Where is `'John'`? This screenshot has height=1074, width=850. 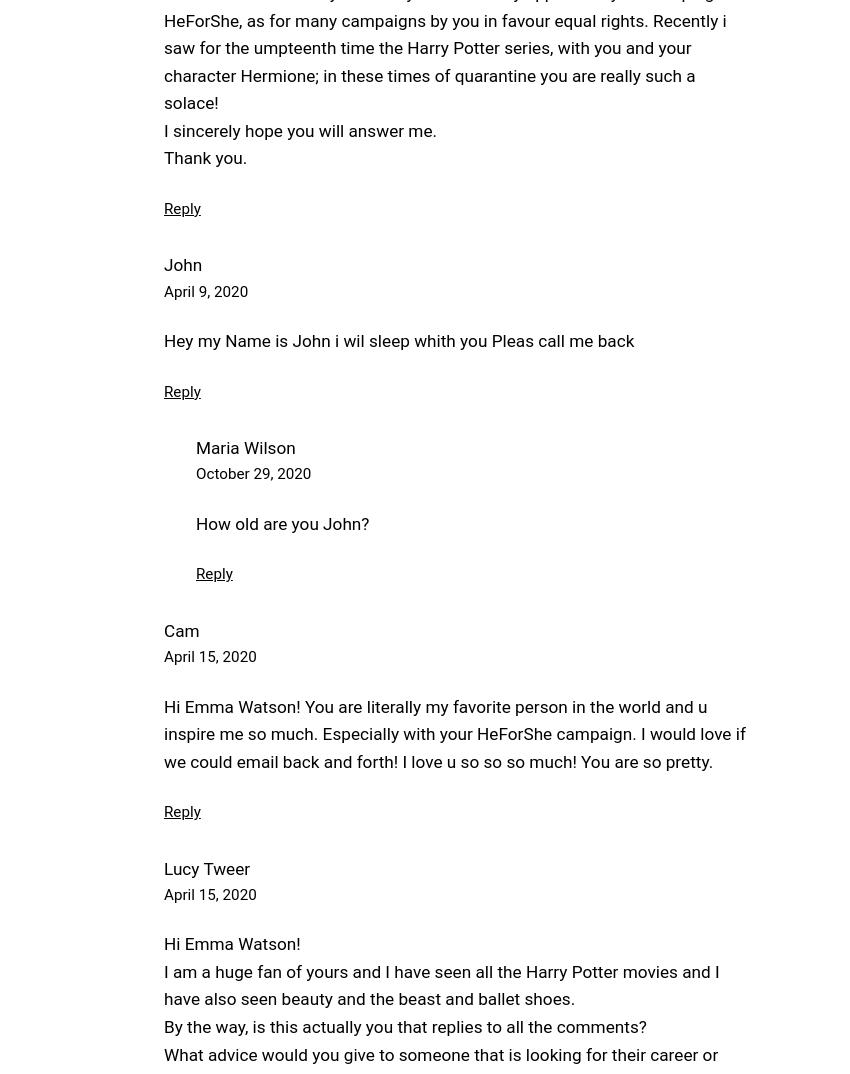
'John' is located at coordinates (182, 263).